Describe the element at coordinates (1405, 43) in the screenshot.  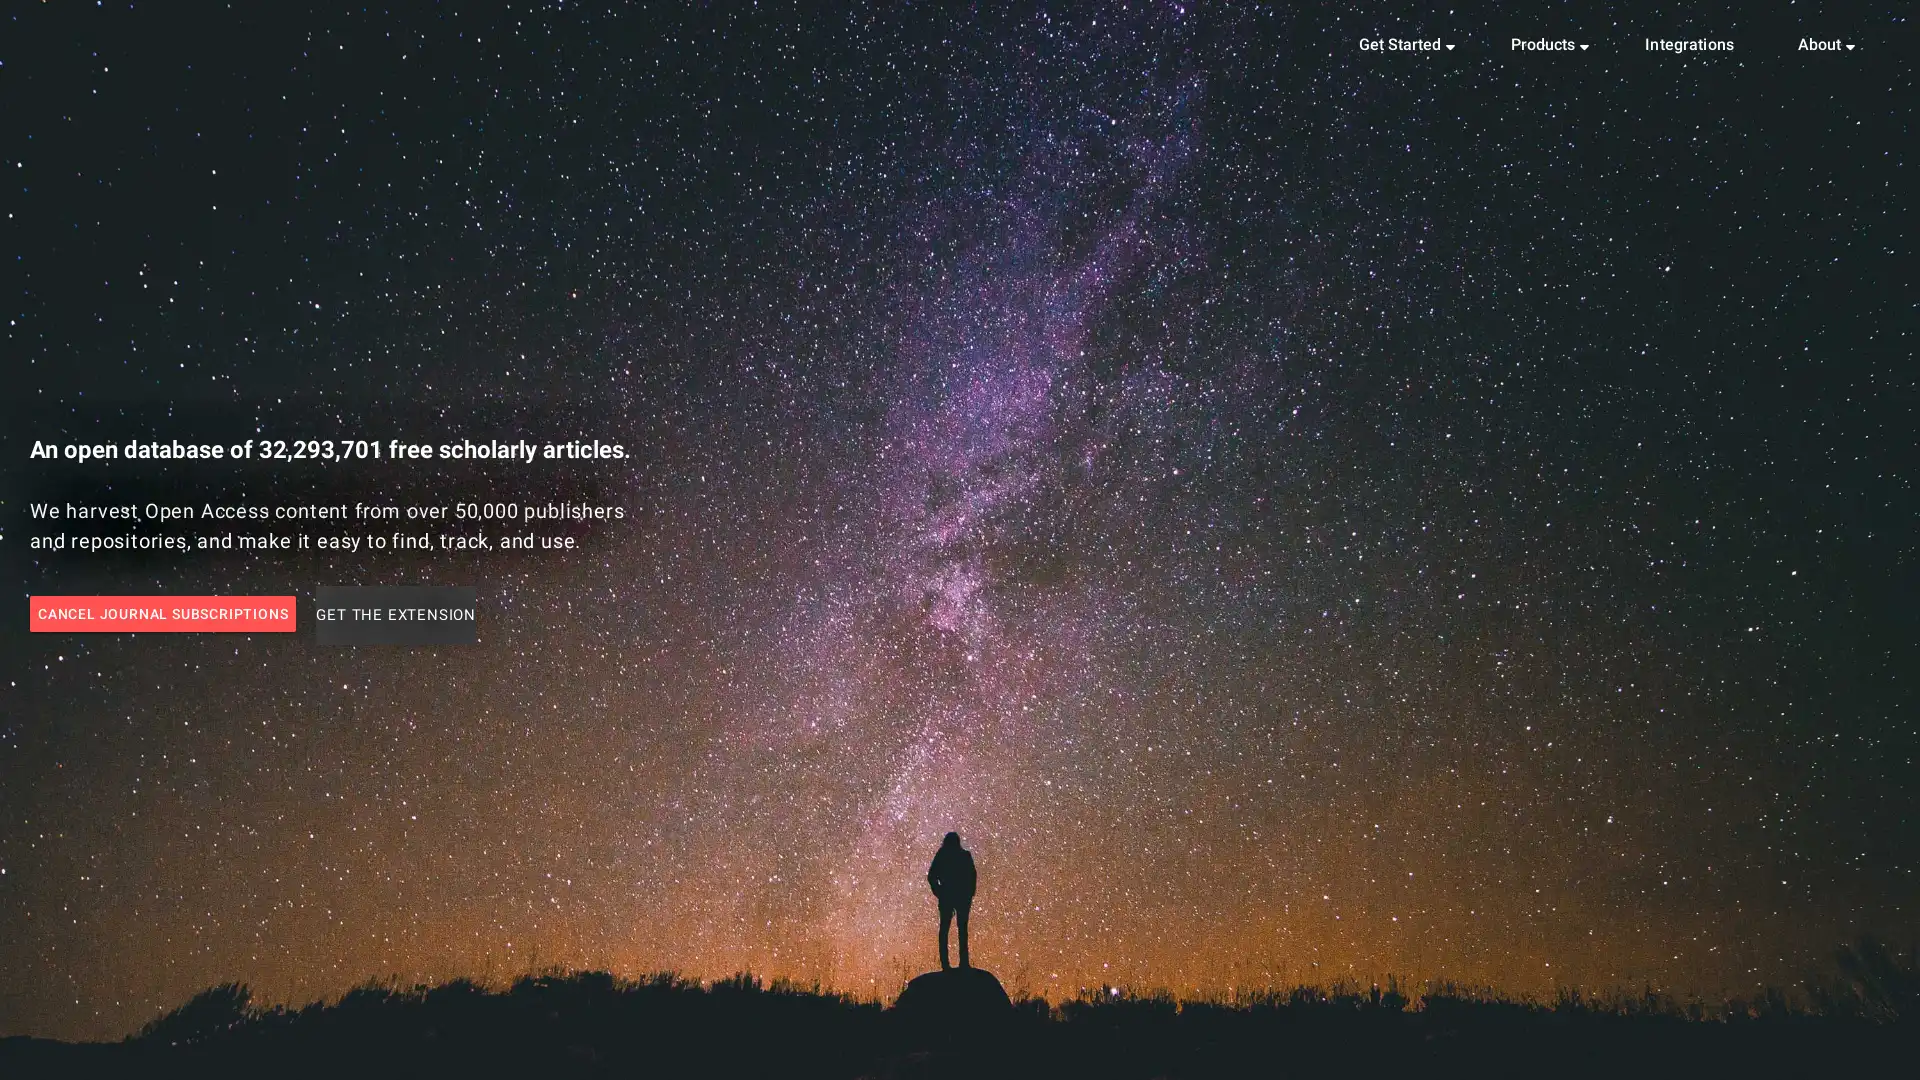
I see `Get Started` at that location.